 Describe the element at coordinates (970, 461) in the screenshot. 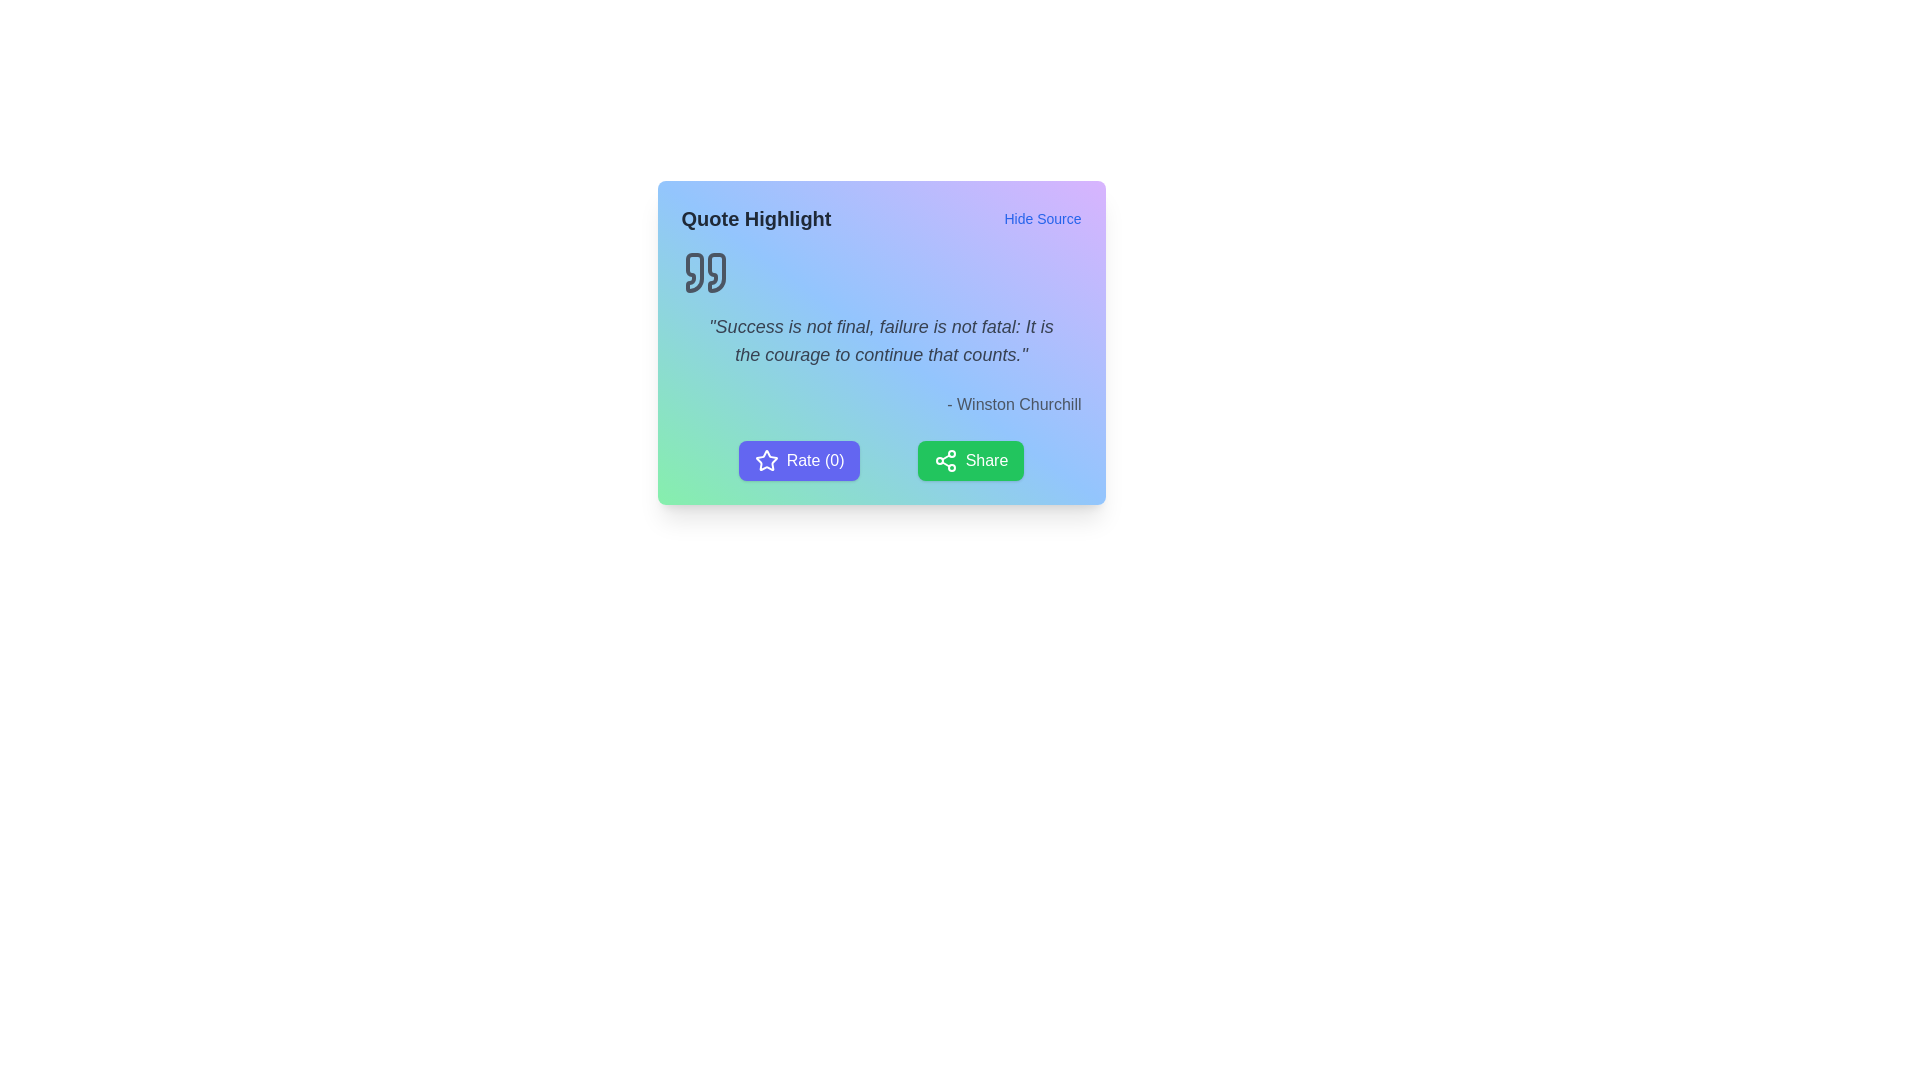

I see `the green 'Share' button with rounded corners, which shows a color change effect when hovered over` at that location.